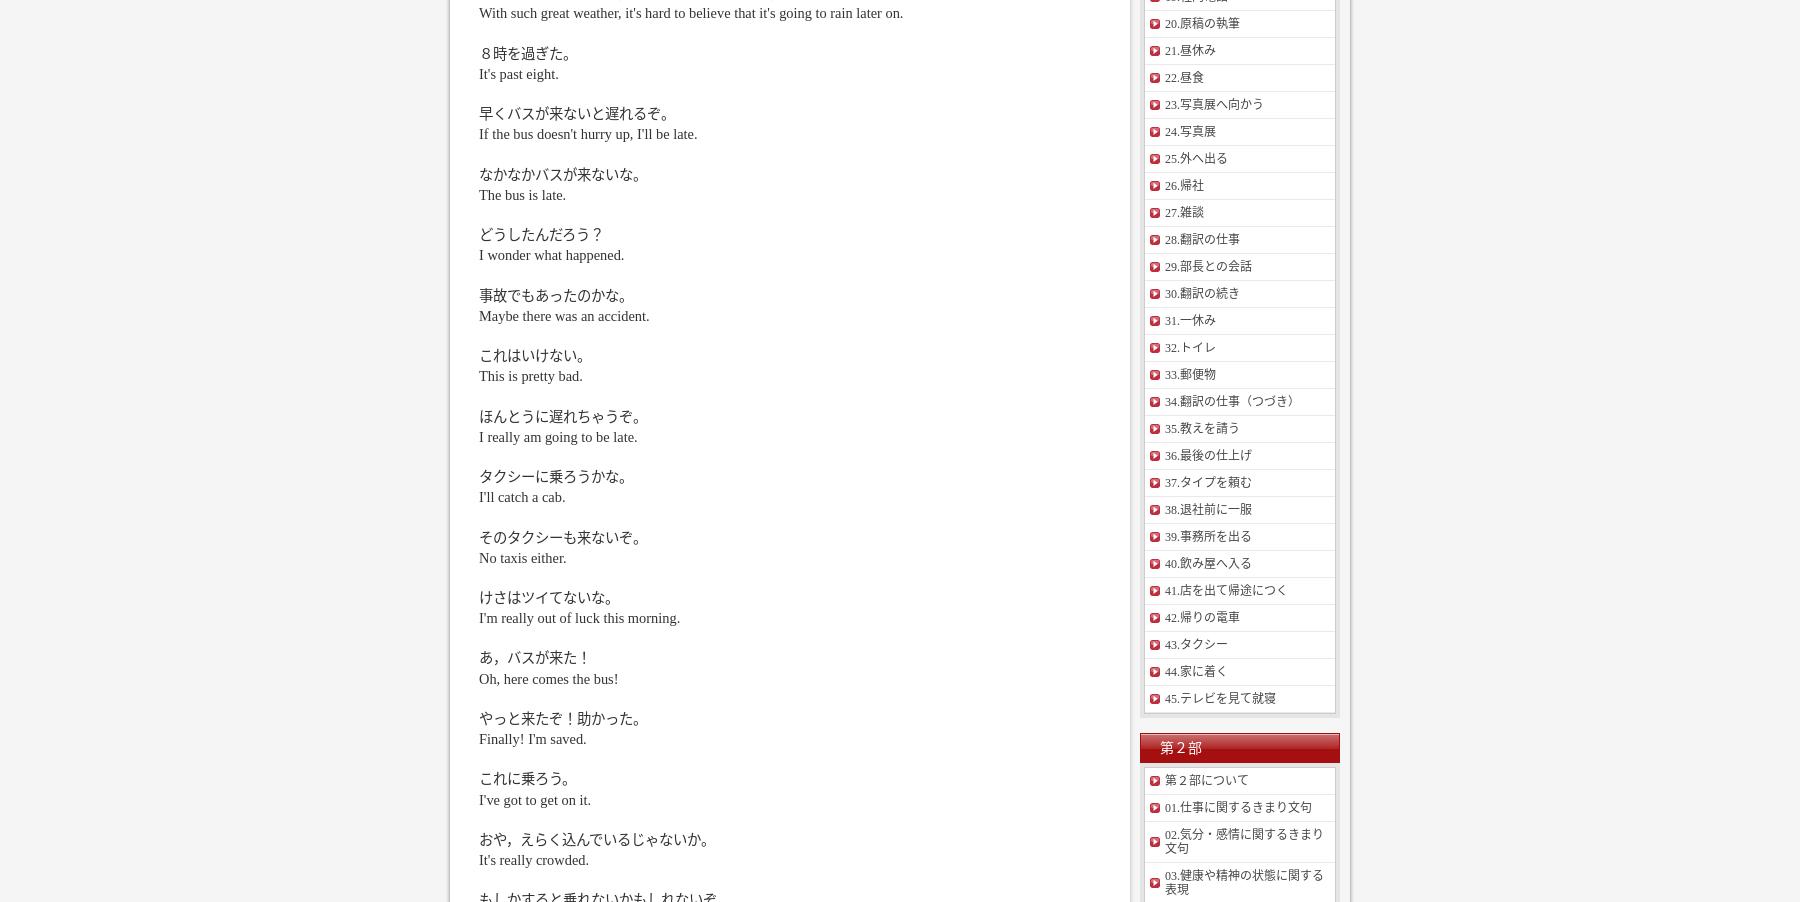 This screenshot has width=1800, height=902. I want to click on '20.原稿の執筆', so click(1201, 22).